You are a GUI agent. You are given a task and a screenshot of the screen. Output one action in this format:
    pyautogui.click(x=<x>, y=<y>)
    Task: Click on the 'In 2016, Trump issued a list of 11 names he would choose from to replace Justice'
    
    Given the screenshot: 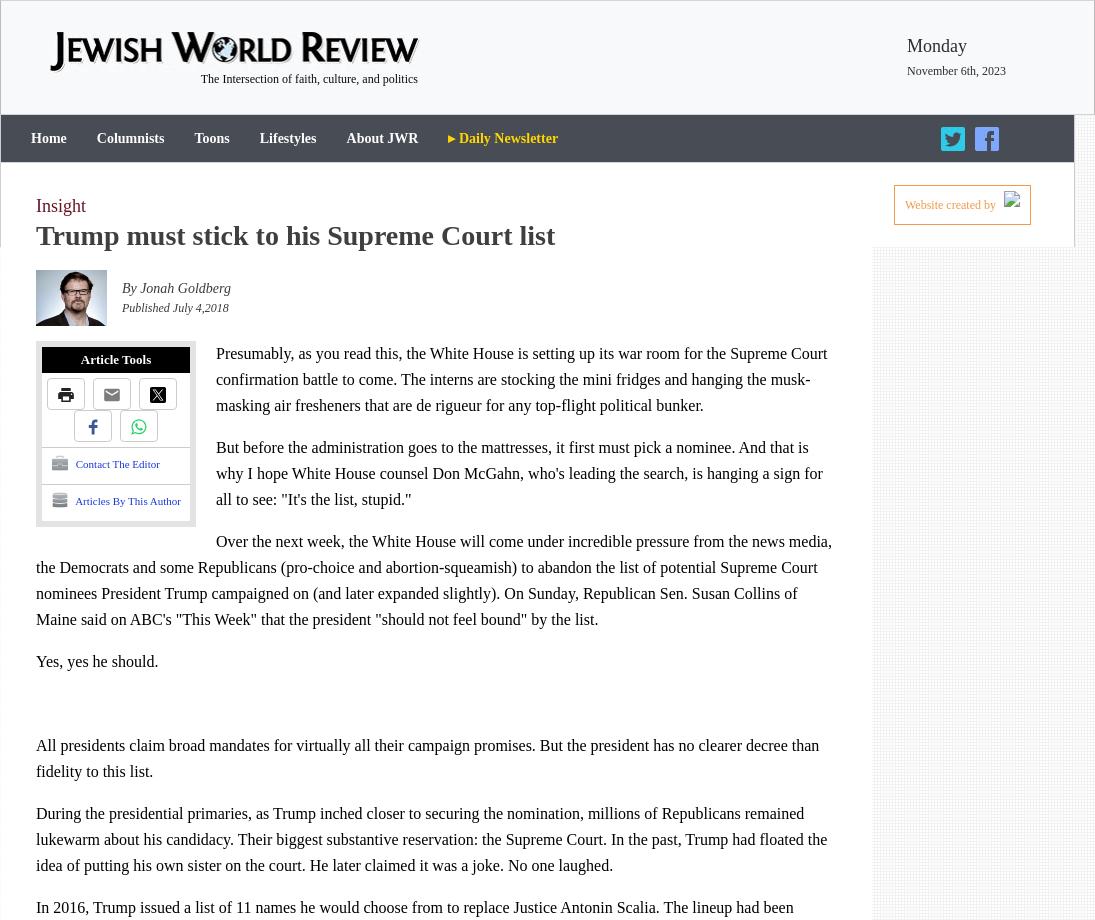 What is the action you would take?
    pyautogui.click(x=35, y=906)
    